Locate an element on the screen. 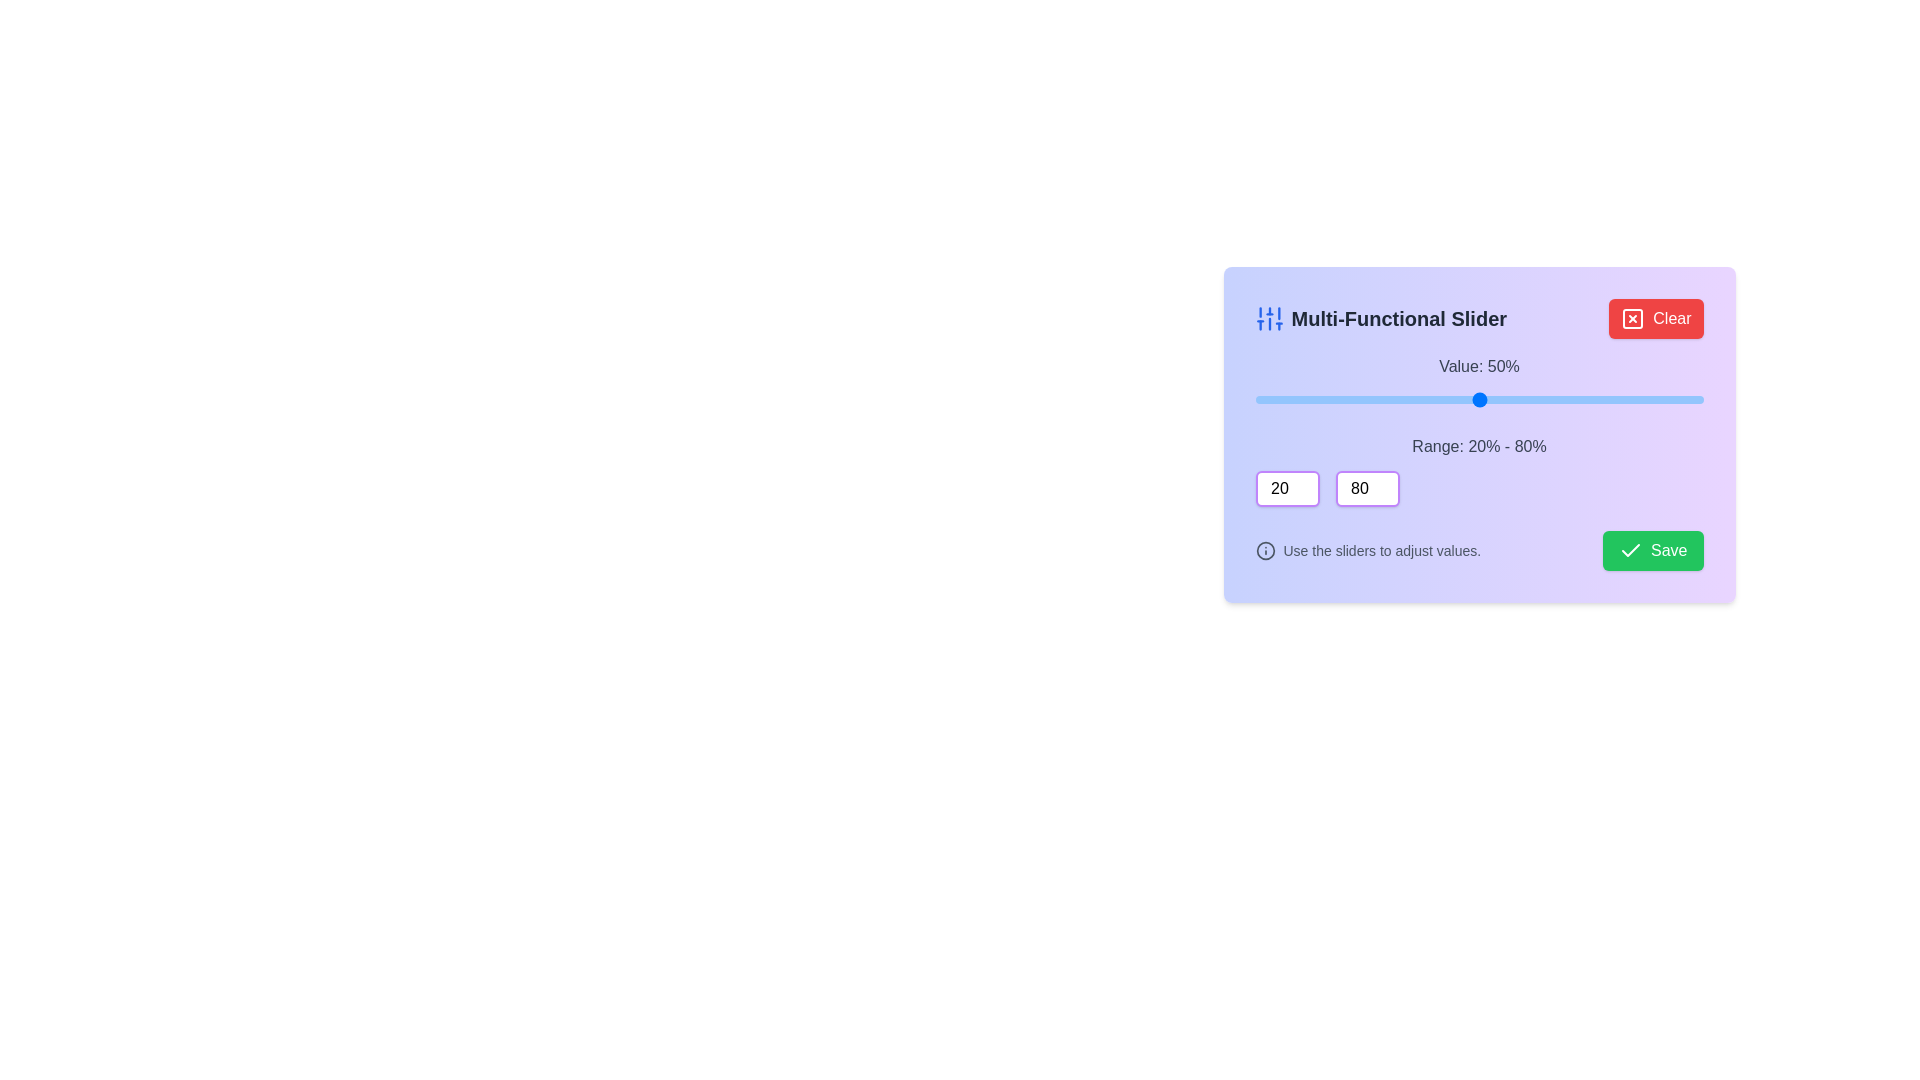  the slider value is located at coordinates (1442, 400).